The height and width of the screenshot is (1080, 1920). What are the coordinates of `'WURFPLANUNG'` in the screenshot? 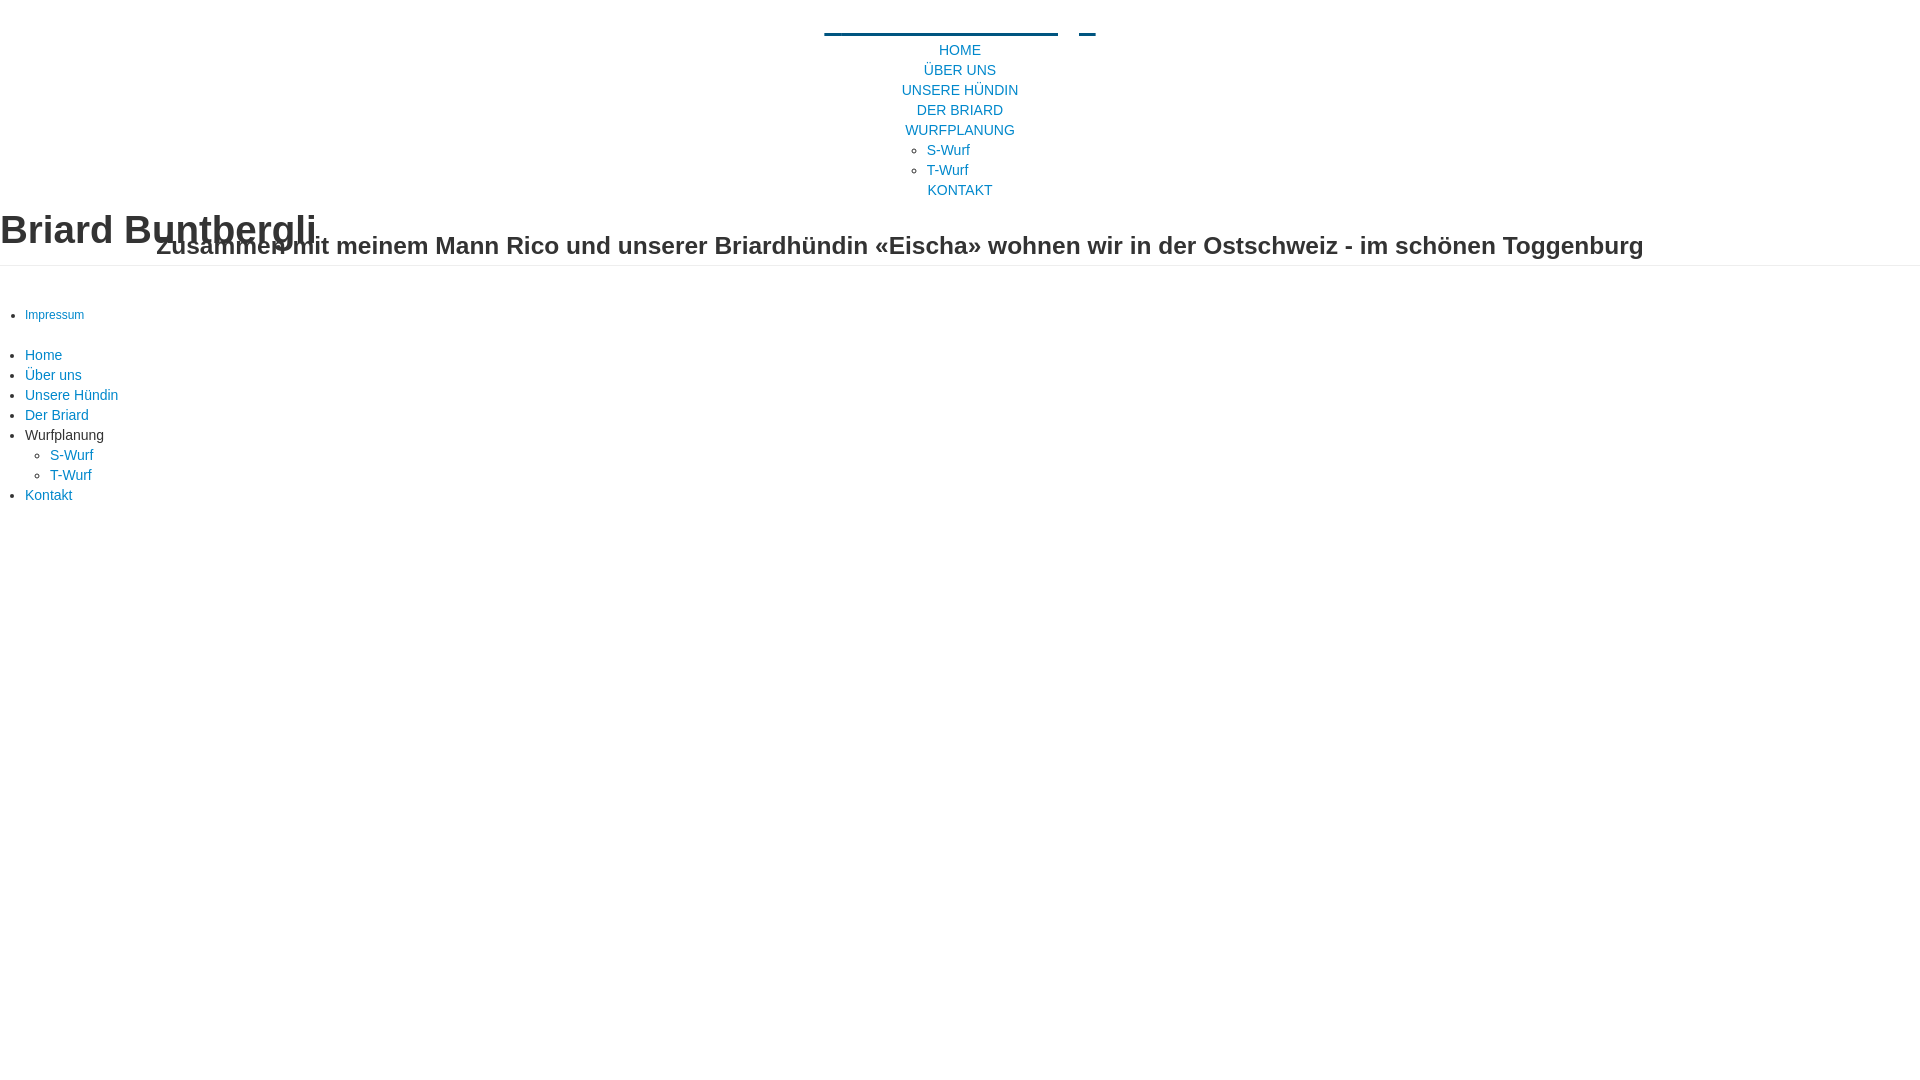 It's located at (960, 130).